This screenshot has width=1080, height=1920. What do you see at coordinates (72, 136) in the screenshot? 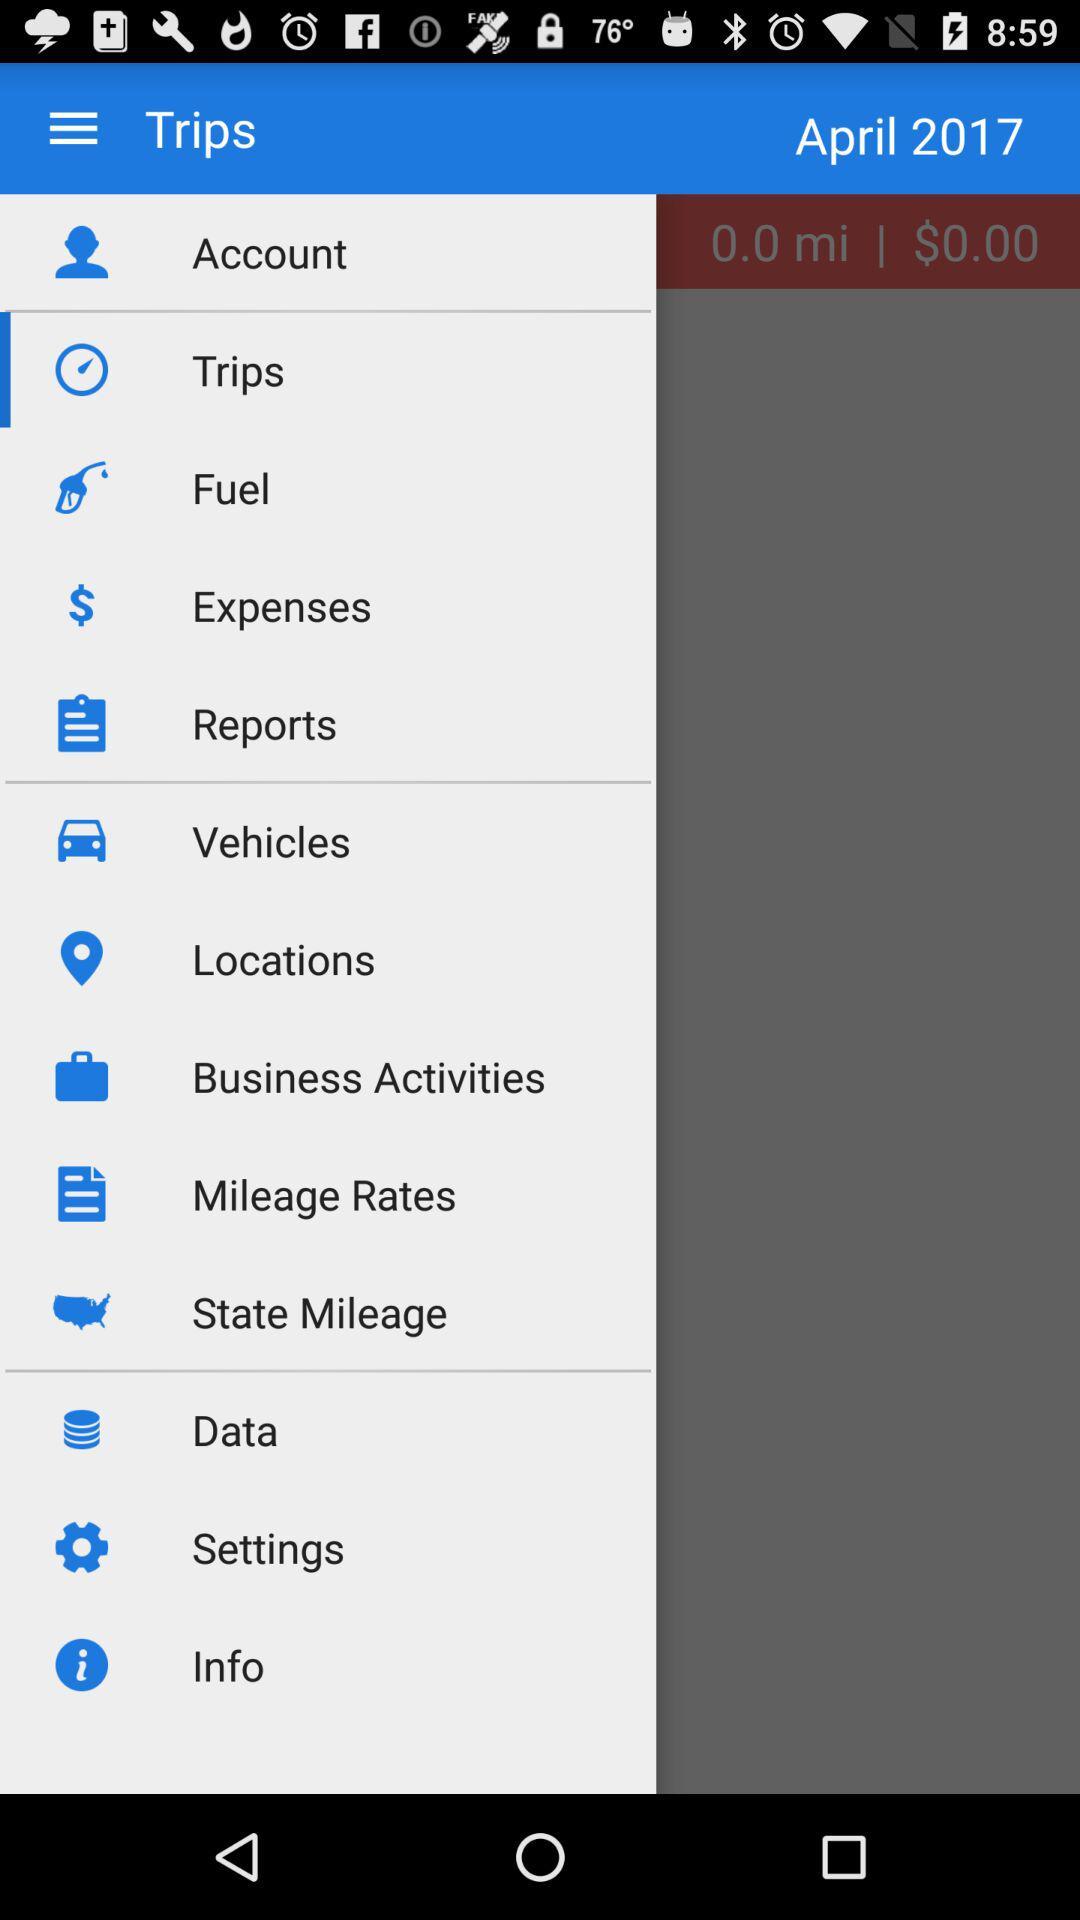
I see `the menu icon` at bounding box center [72, 136].